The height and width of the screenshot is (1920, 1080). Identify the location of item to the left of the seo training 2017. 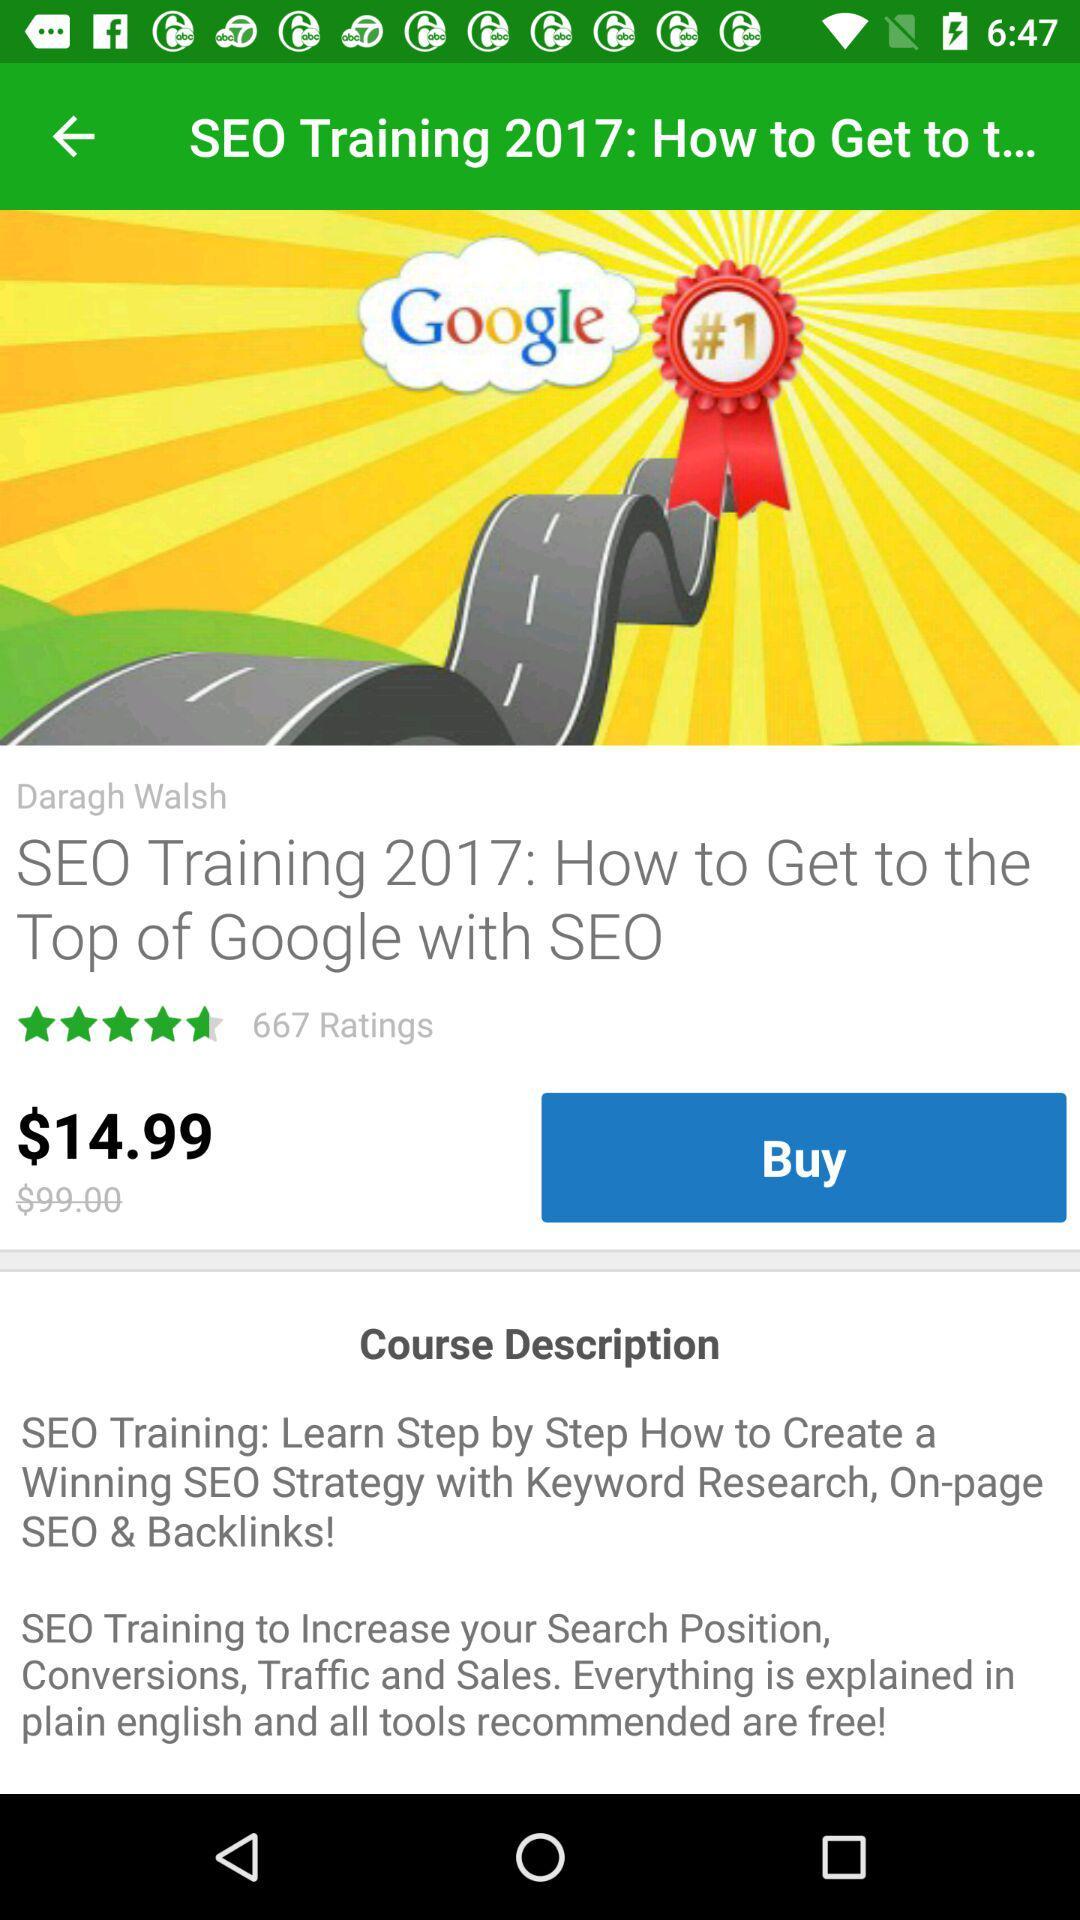
(72, 135).